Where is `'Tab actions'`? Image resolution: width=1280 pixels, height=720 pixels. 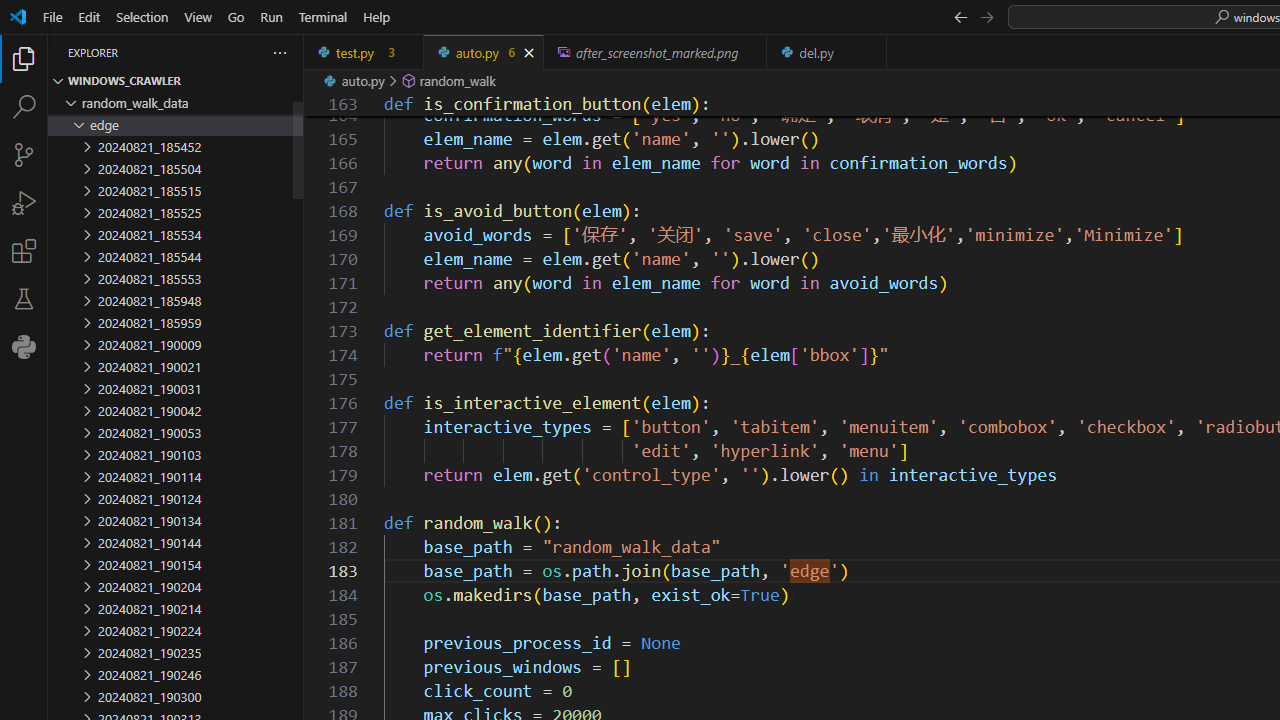 'Tab actions' is located at coordinates (872, 51).